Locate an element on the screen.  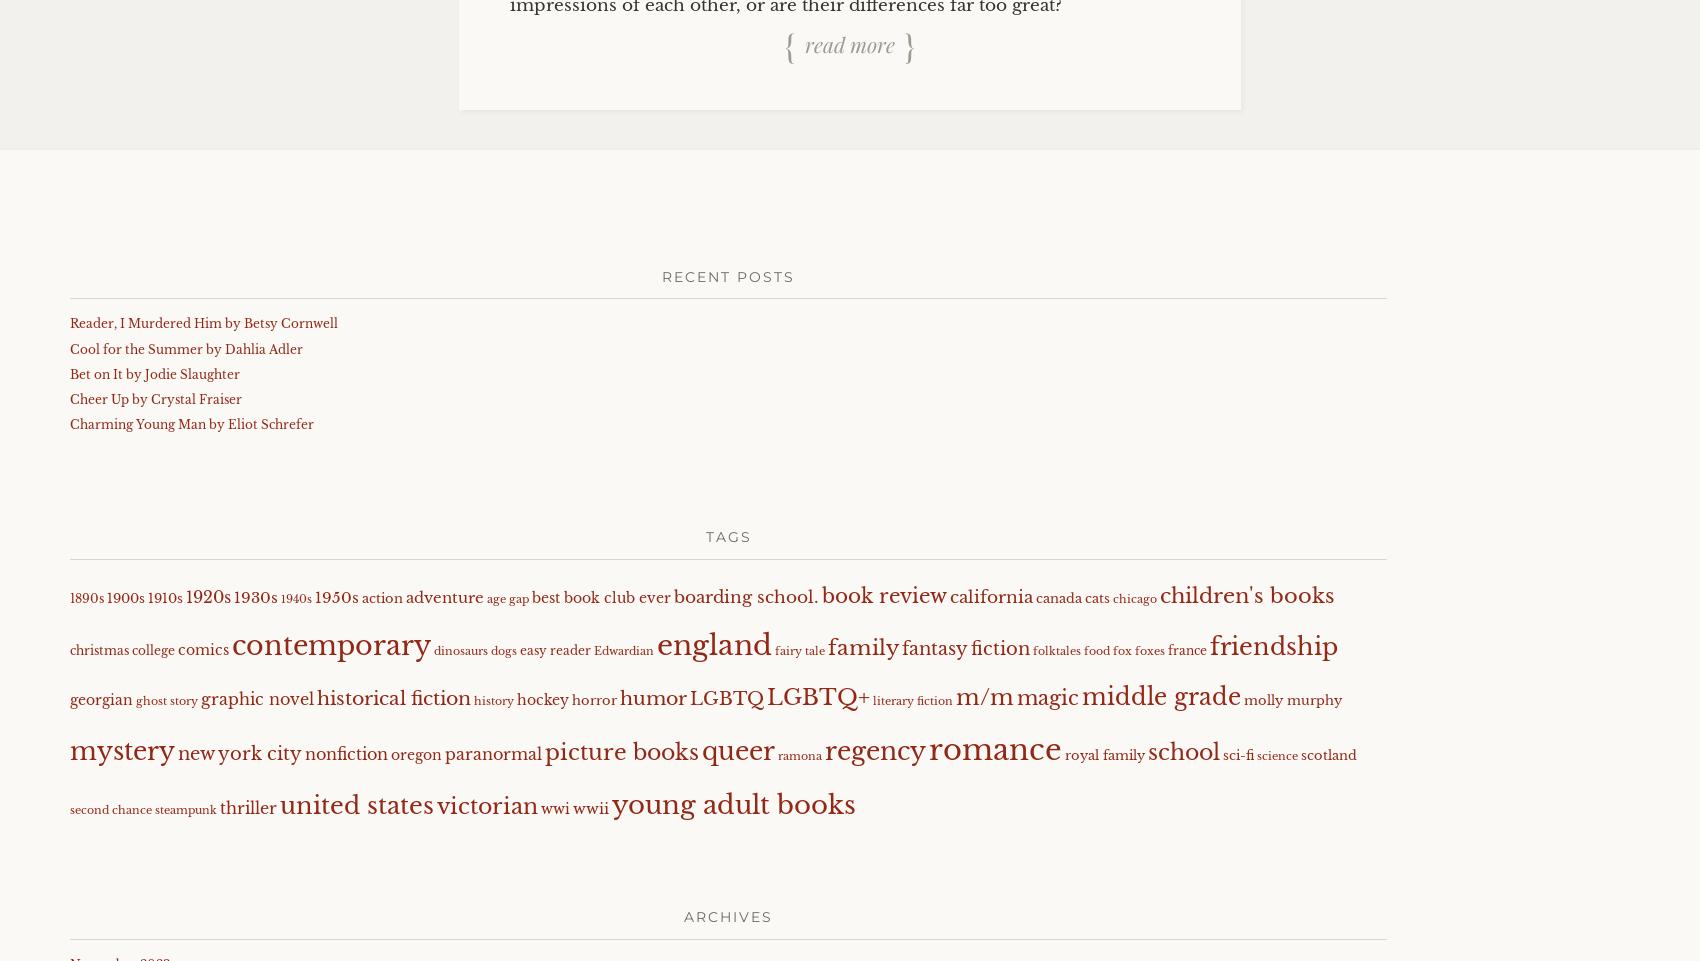
'paranormal' is located at coordinates (493, 752).